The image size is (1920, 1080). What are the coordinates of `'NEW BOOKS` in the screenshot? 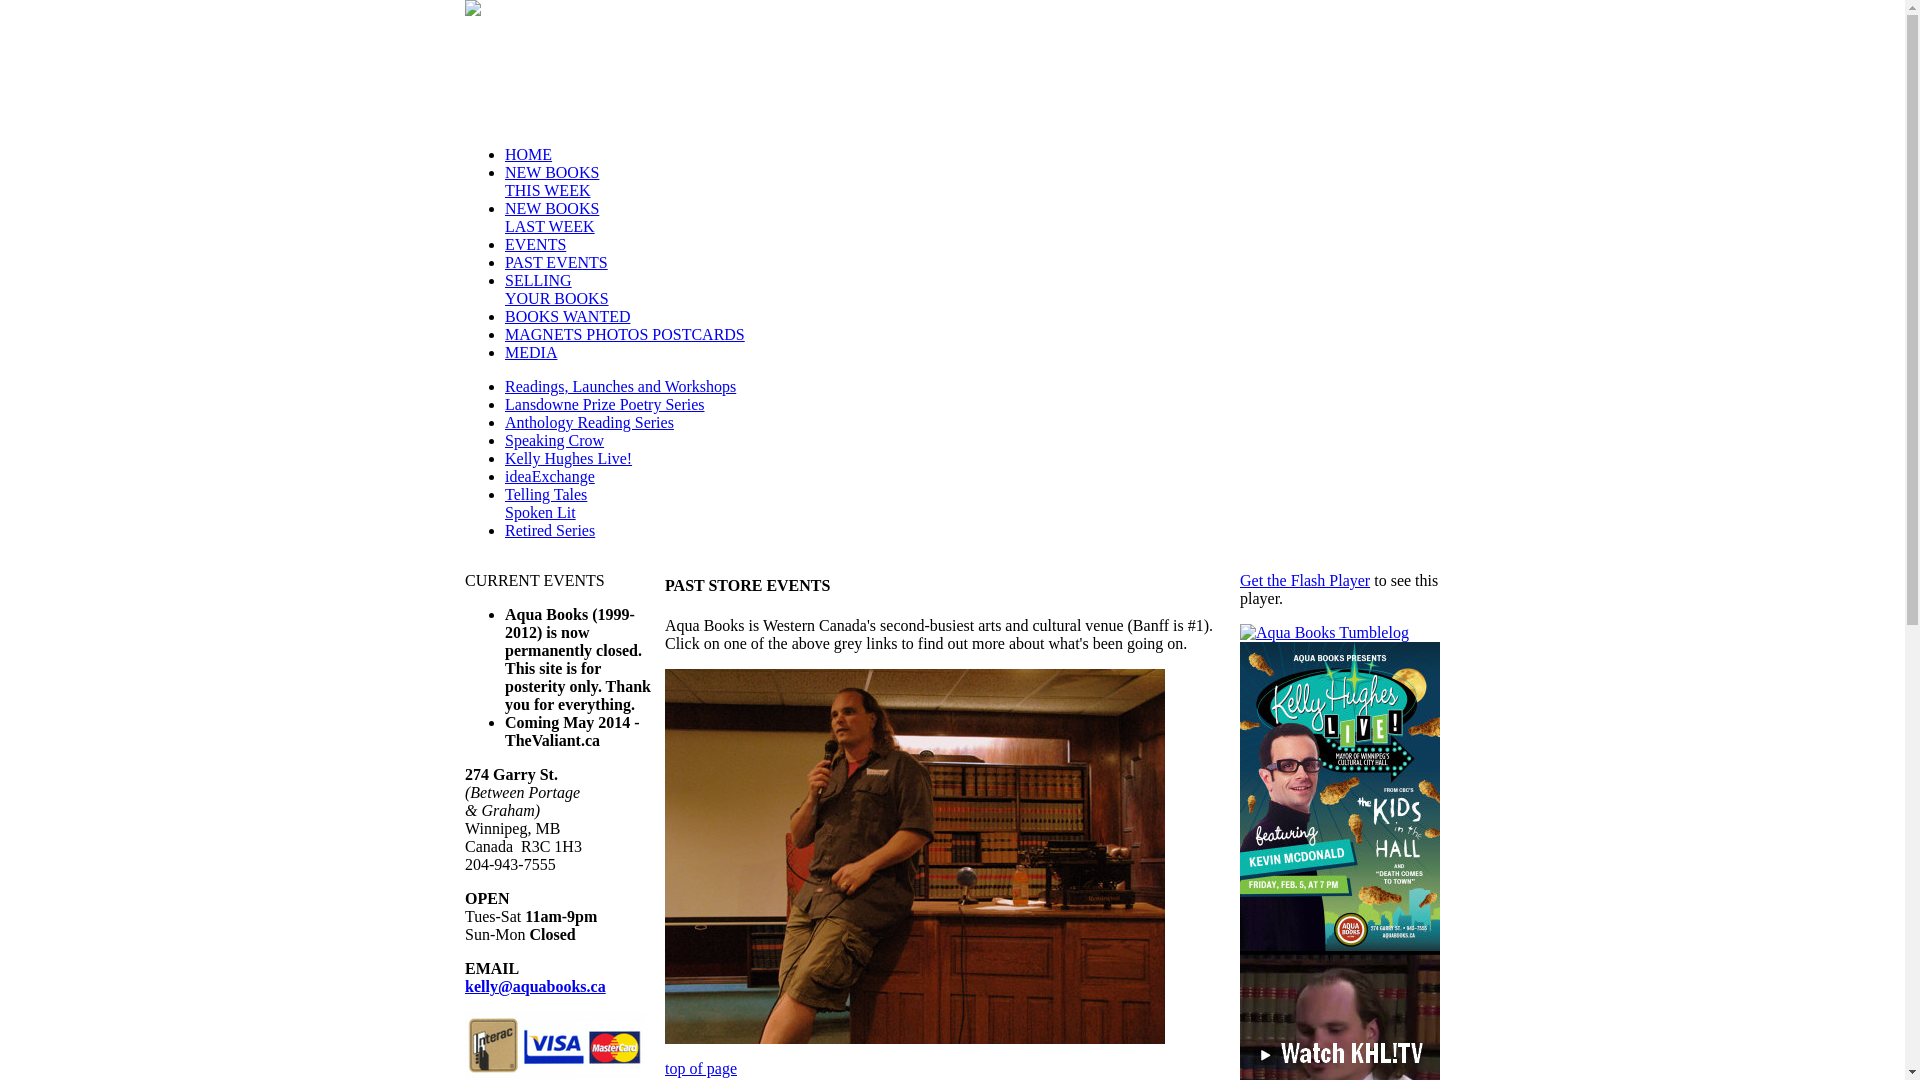 It's located at (552, 181).